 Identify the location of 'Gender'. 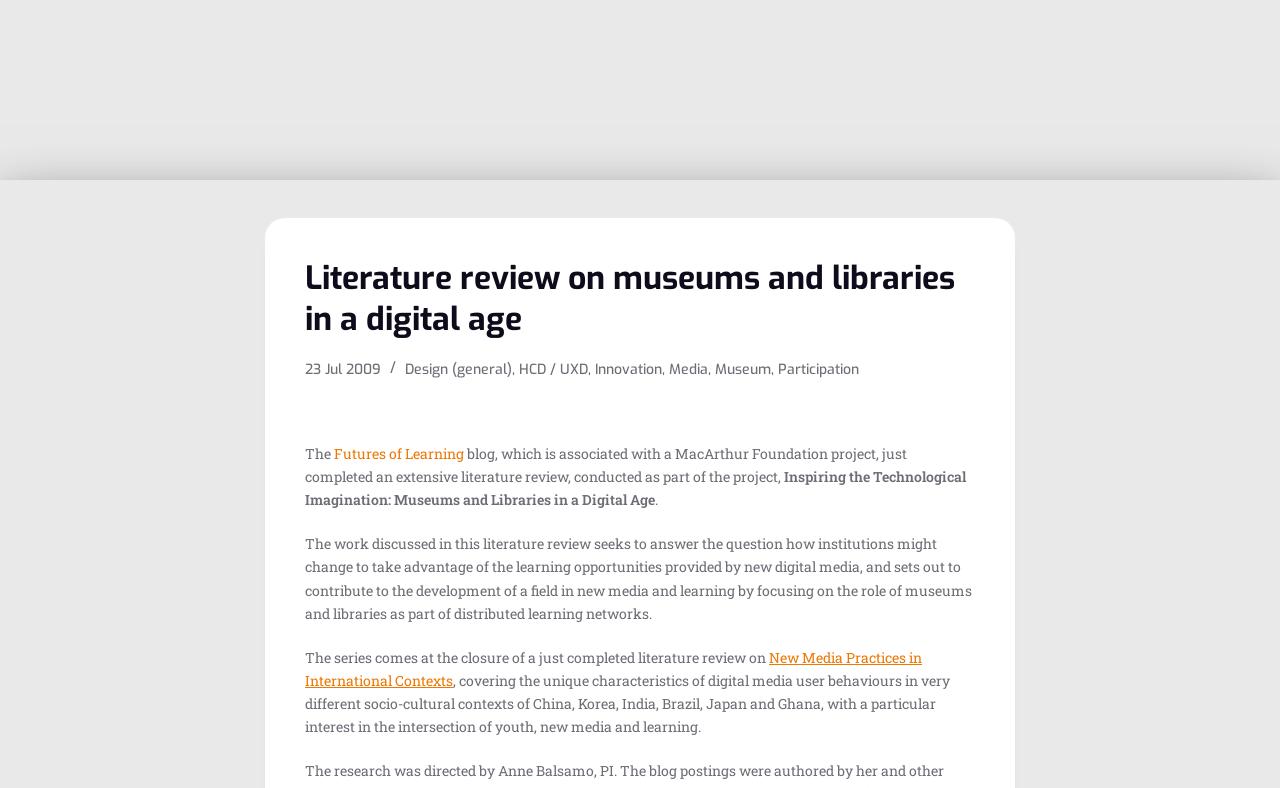
(956, 290).